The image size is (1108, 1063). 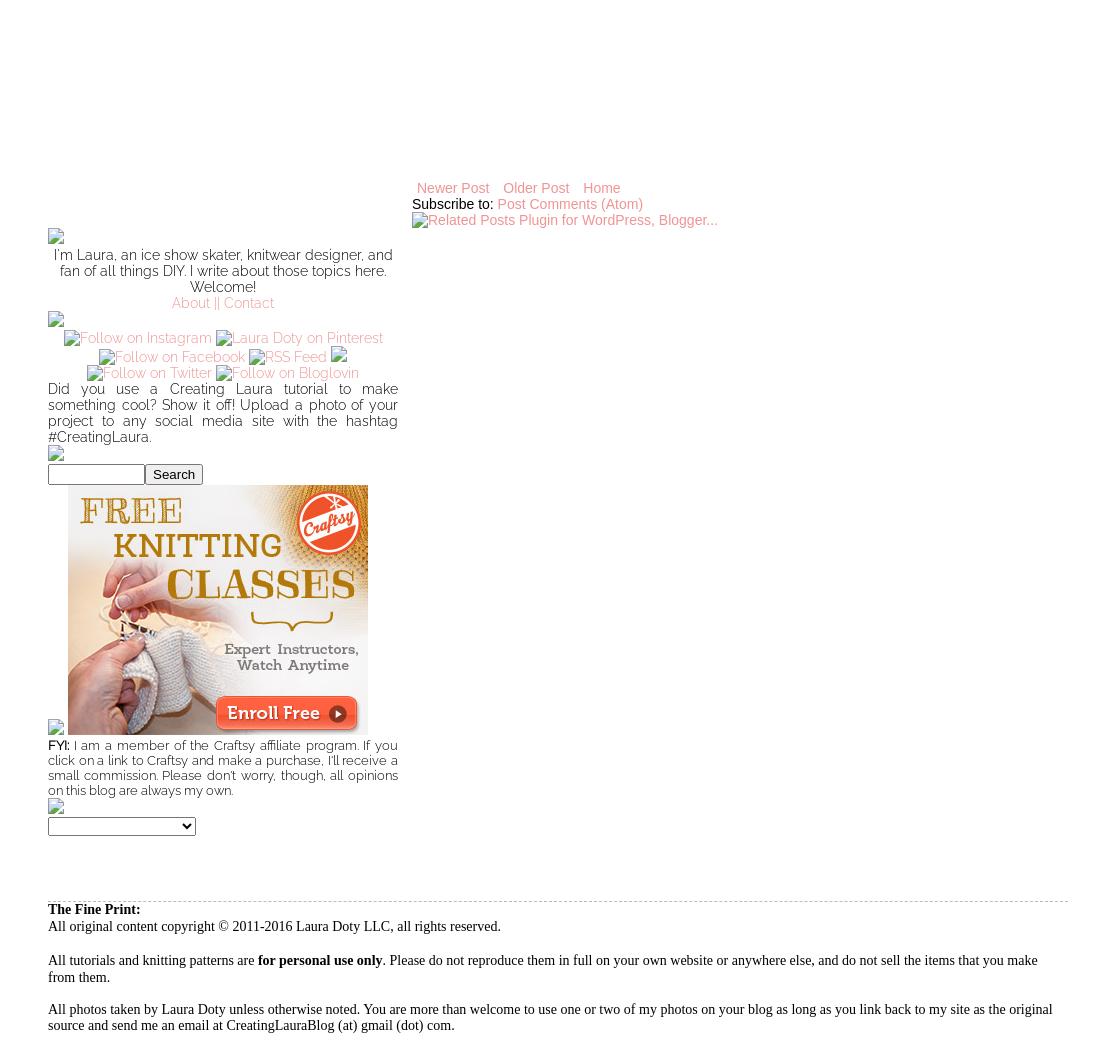 What do you see at coordinates (93, 908) in the screenshot?
I see `'The Fine Print:'` at bounding box center [93, 908].